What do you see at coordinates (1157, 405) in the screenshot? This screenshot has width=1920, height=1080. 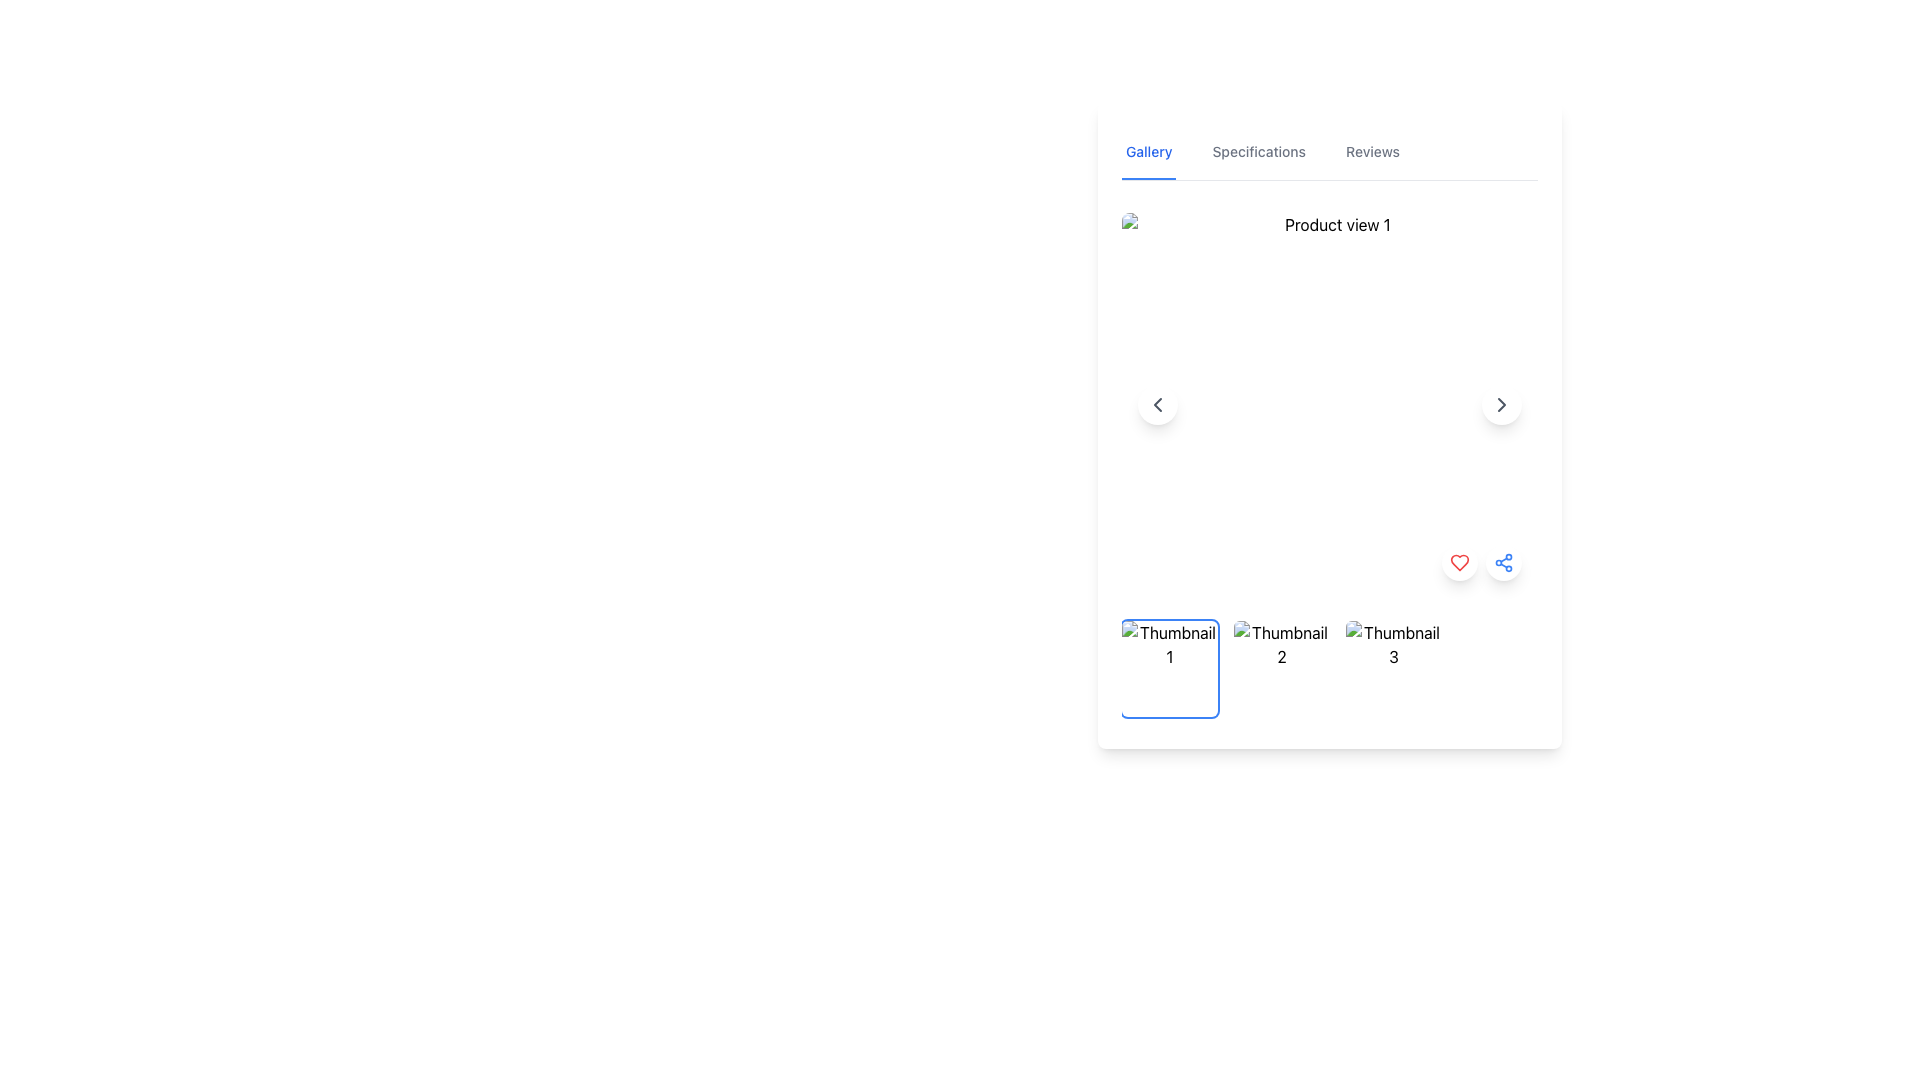 I see `the circular button with a white background and a leftward-pointing gray chevron icon` at bounding box center [1157, 405].